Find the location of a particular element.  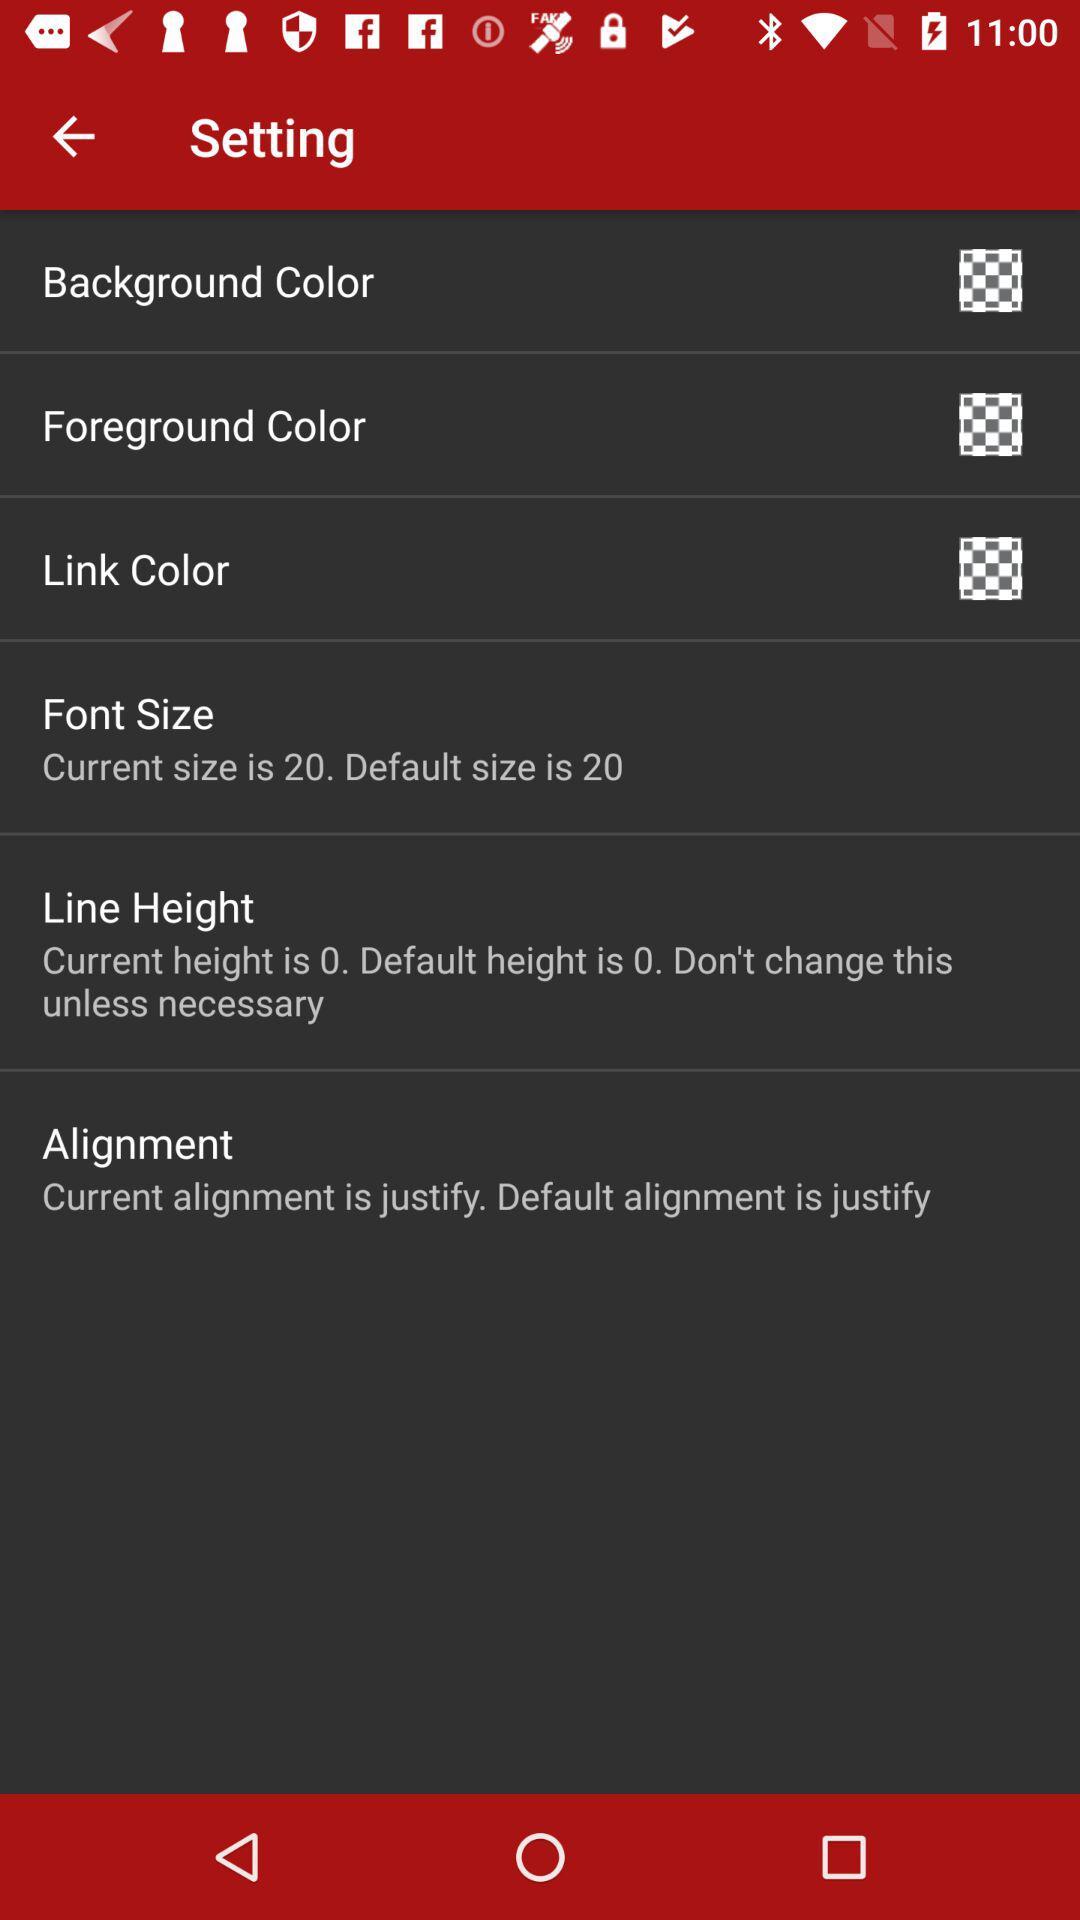

icon below the current size is item is located at coordinates (147, 905).